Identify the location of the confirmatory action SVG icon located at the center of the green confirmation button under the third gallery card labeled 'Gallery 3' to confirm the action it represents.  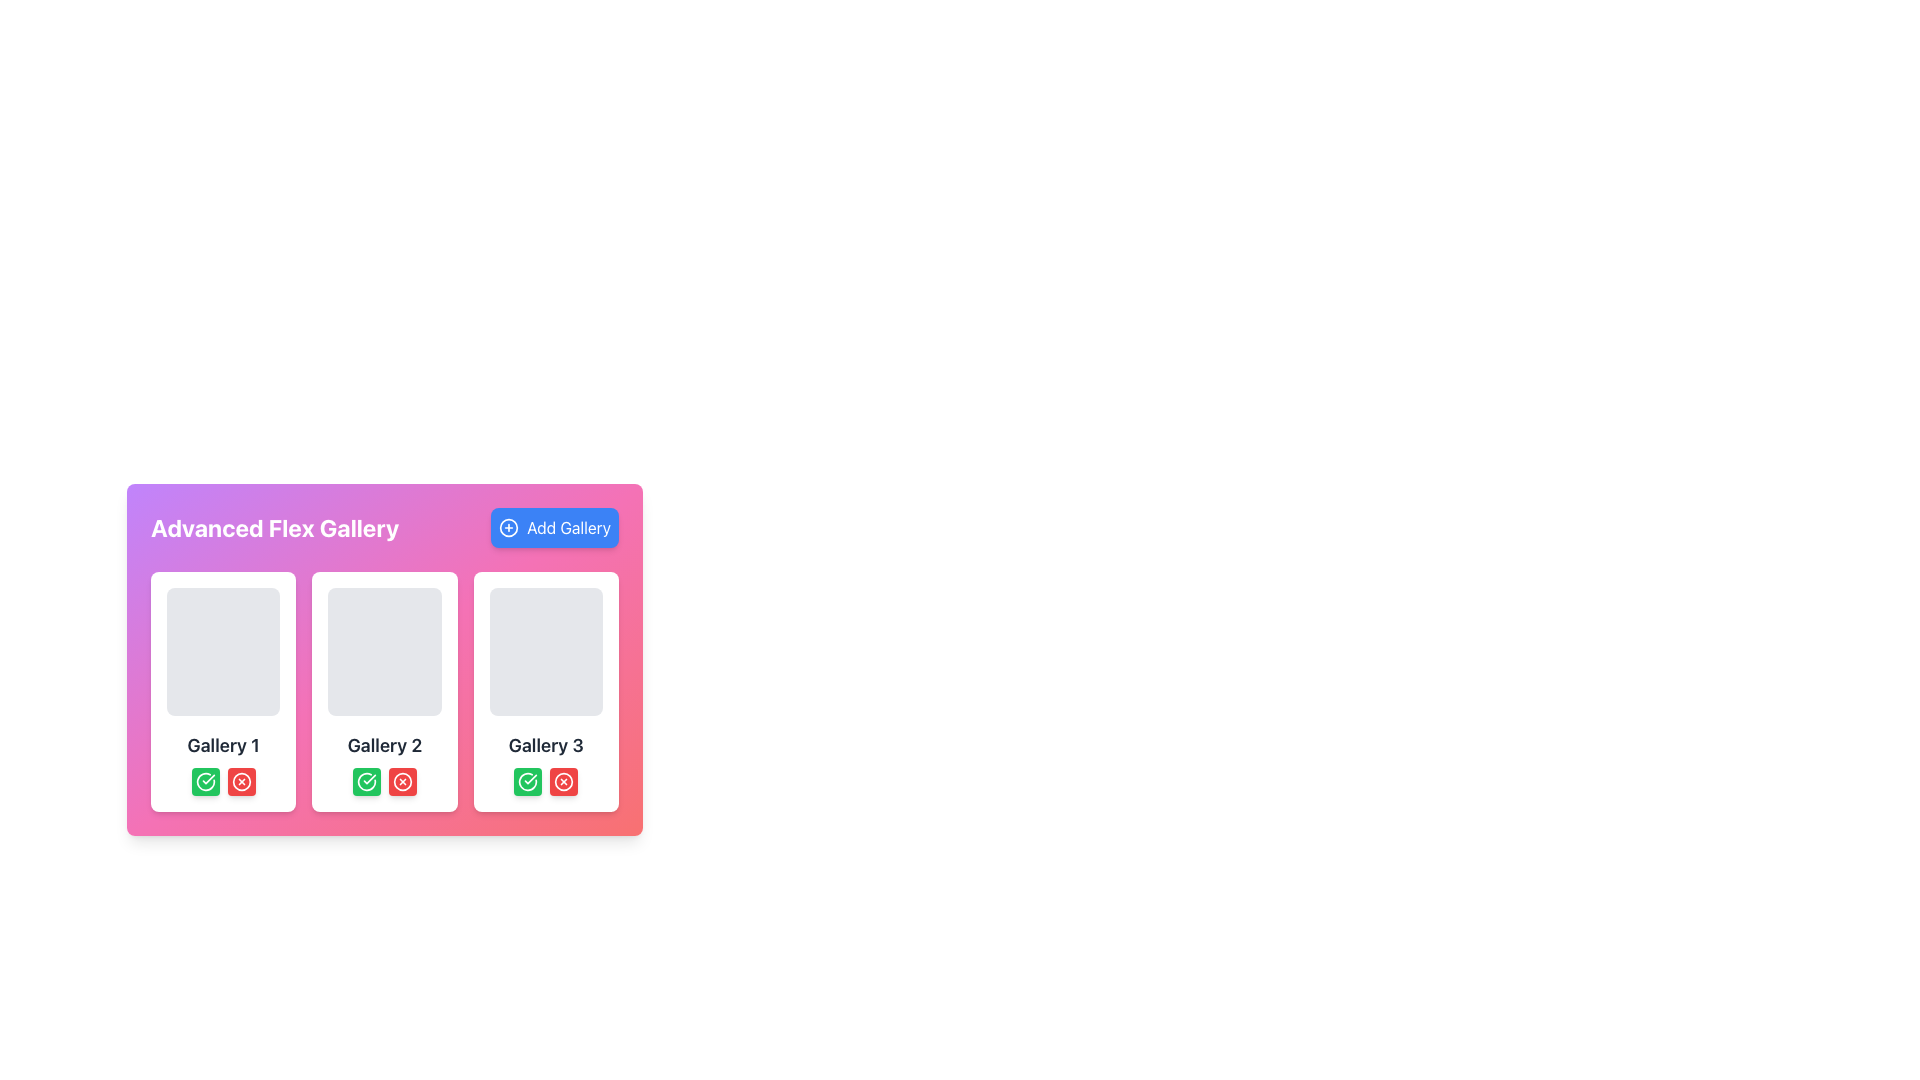
(528, 781).